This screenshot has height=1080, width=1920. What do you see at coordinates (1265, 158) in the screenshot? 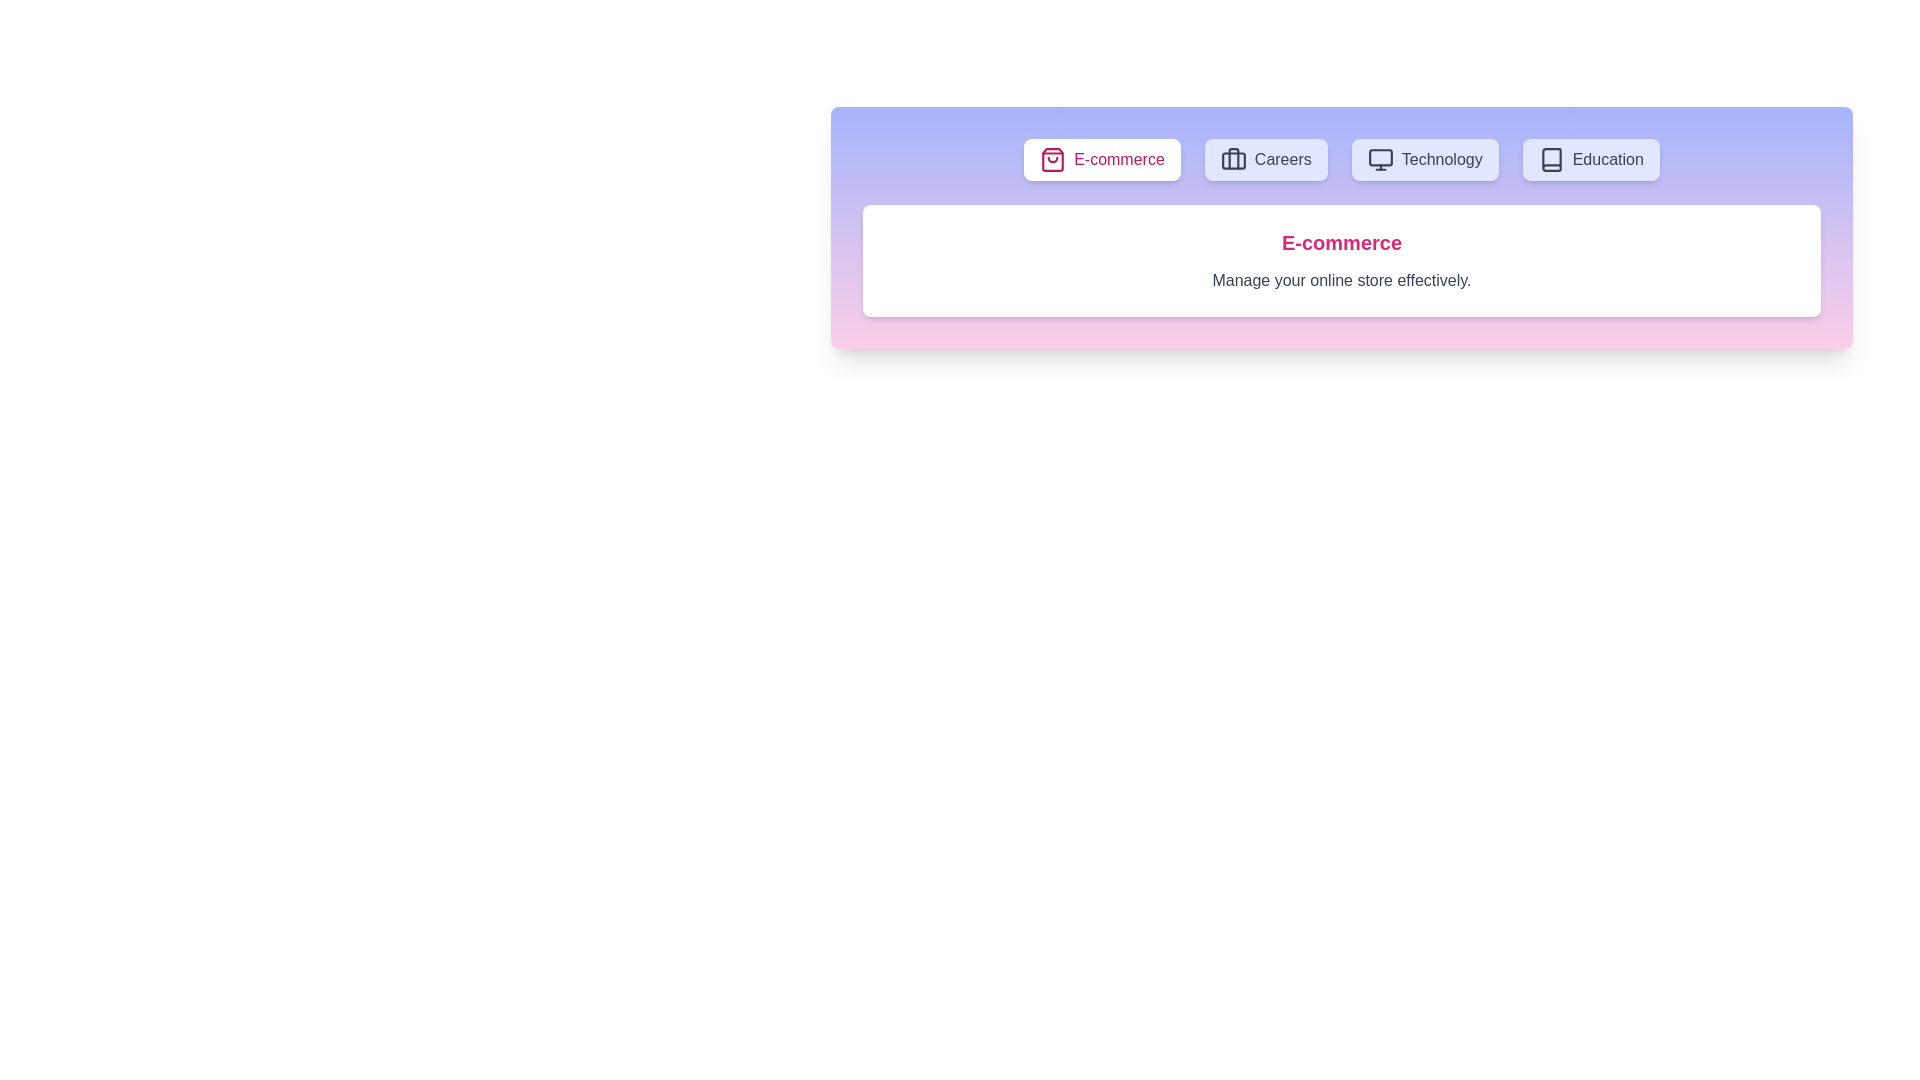
I see `the tab labeled Careers to see its hover effect` at bounding box center [1265, 158].